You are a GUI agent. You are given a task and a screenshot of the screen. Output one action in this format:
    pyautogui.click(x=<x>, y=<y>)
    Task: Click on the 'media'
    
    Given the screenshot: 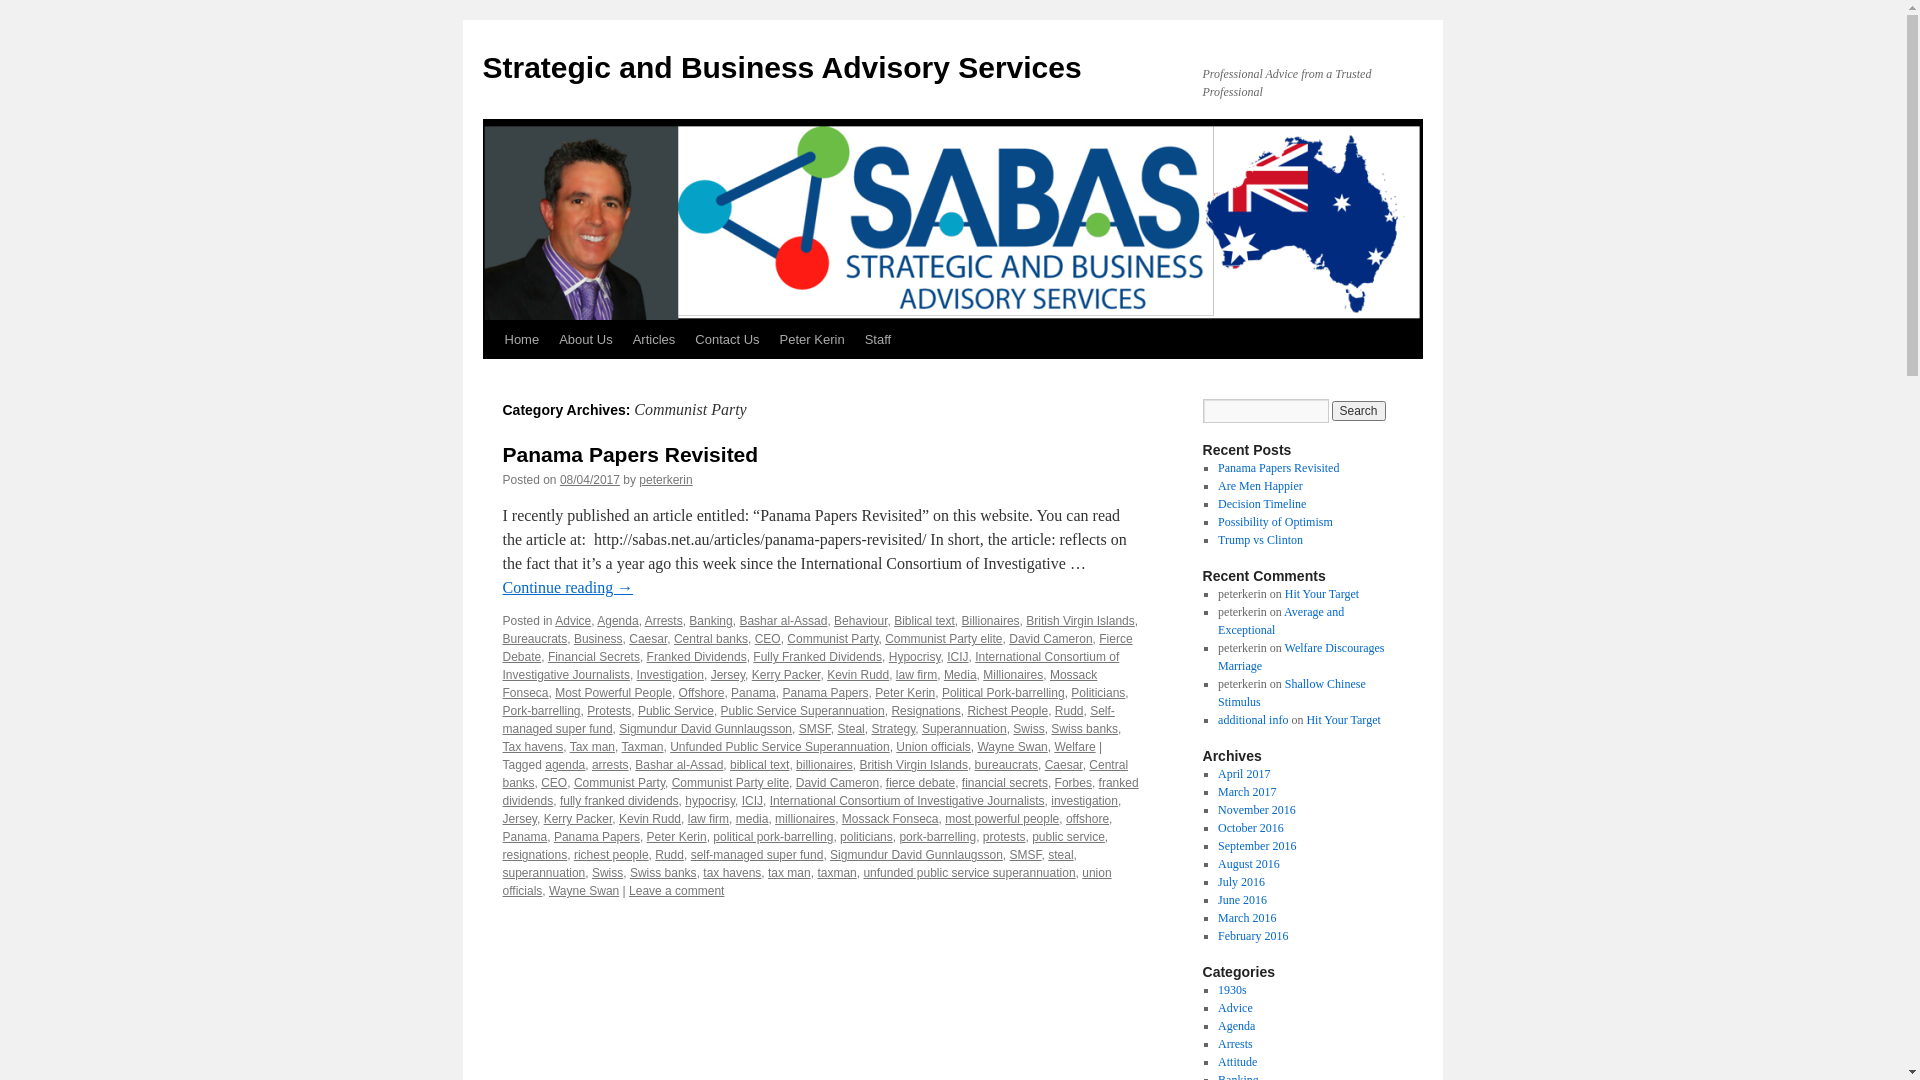 What is the action you would take?
    pyautogui.click(x=751, y=818)
    